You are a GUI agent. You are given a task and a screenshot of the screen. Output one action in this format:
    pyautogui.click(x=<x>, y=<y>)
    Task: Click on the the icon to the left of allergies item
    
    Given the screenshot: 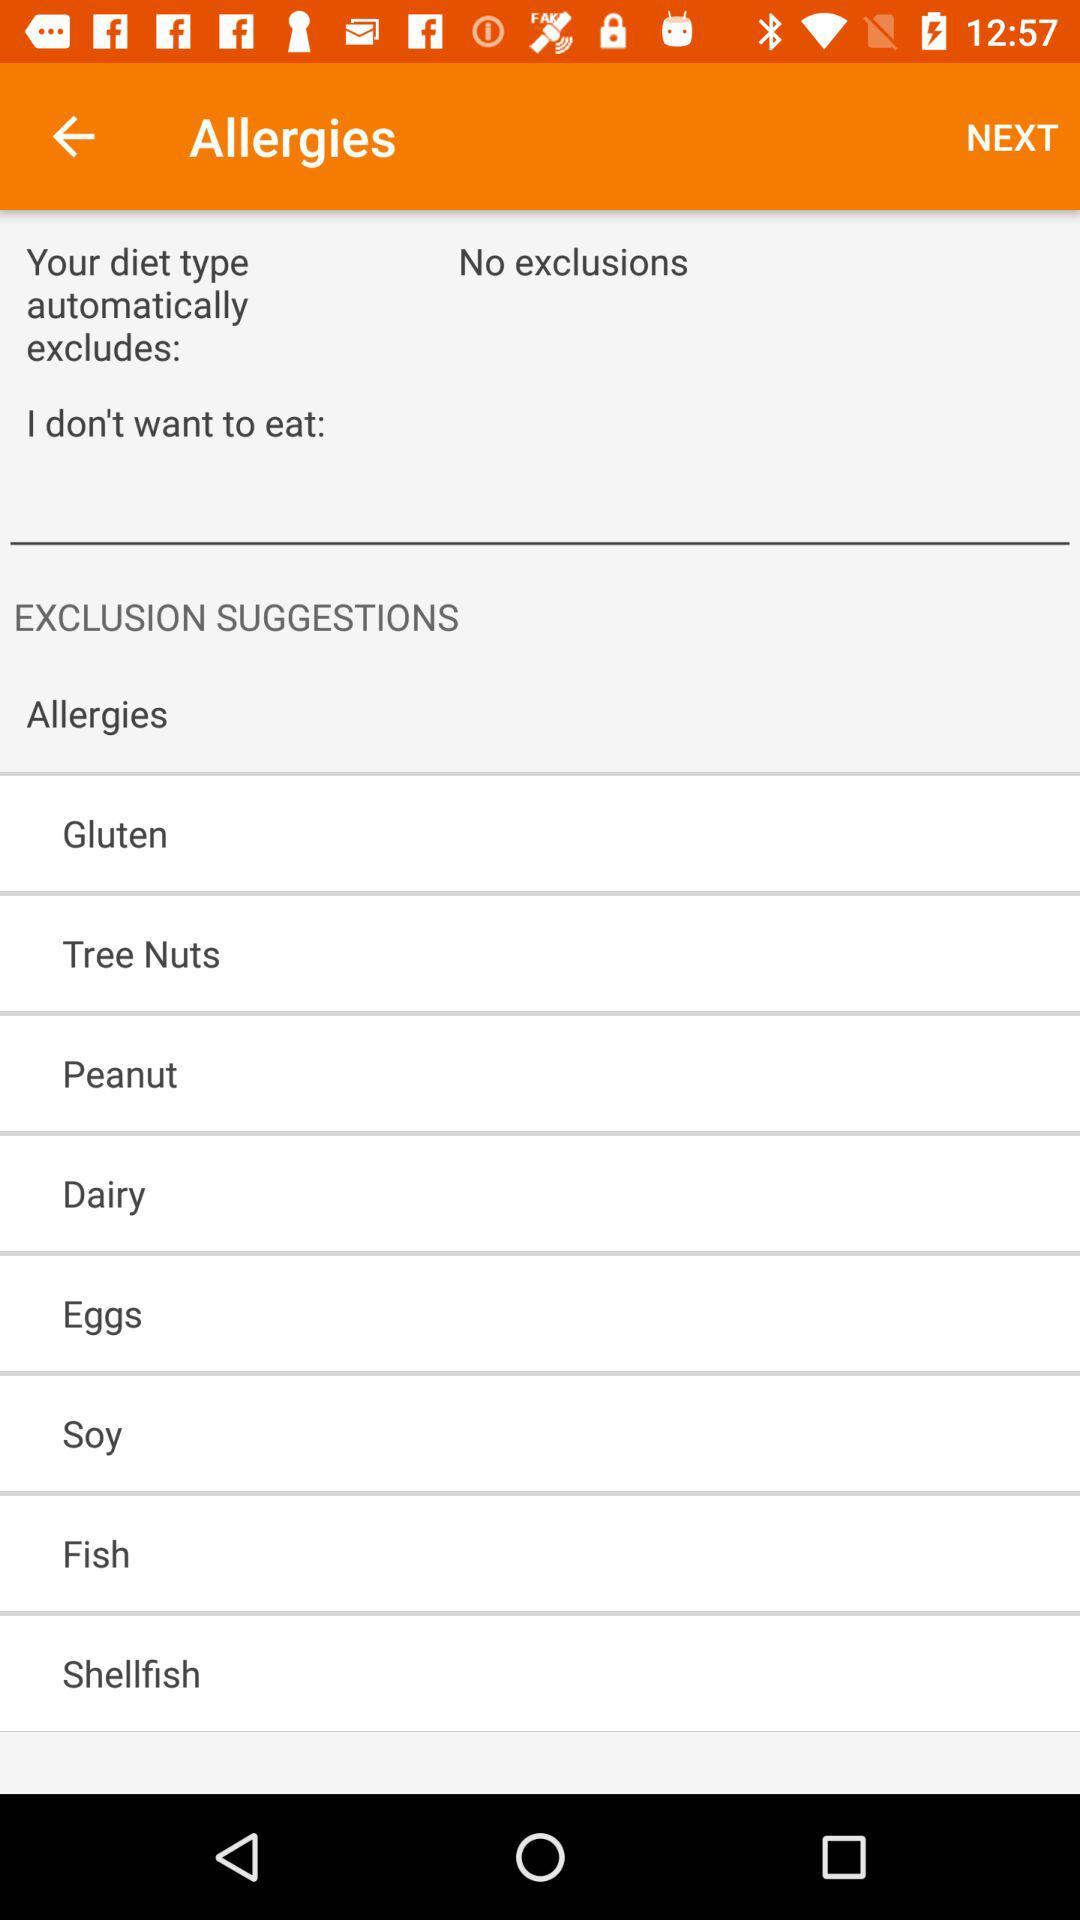 What is the action you would take?
    pyautogui.click(x=72, y=135)
    